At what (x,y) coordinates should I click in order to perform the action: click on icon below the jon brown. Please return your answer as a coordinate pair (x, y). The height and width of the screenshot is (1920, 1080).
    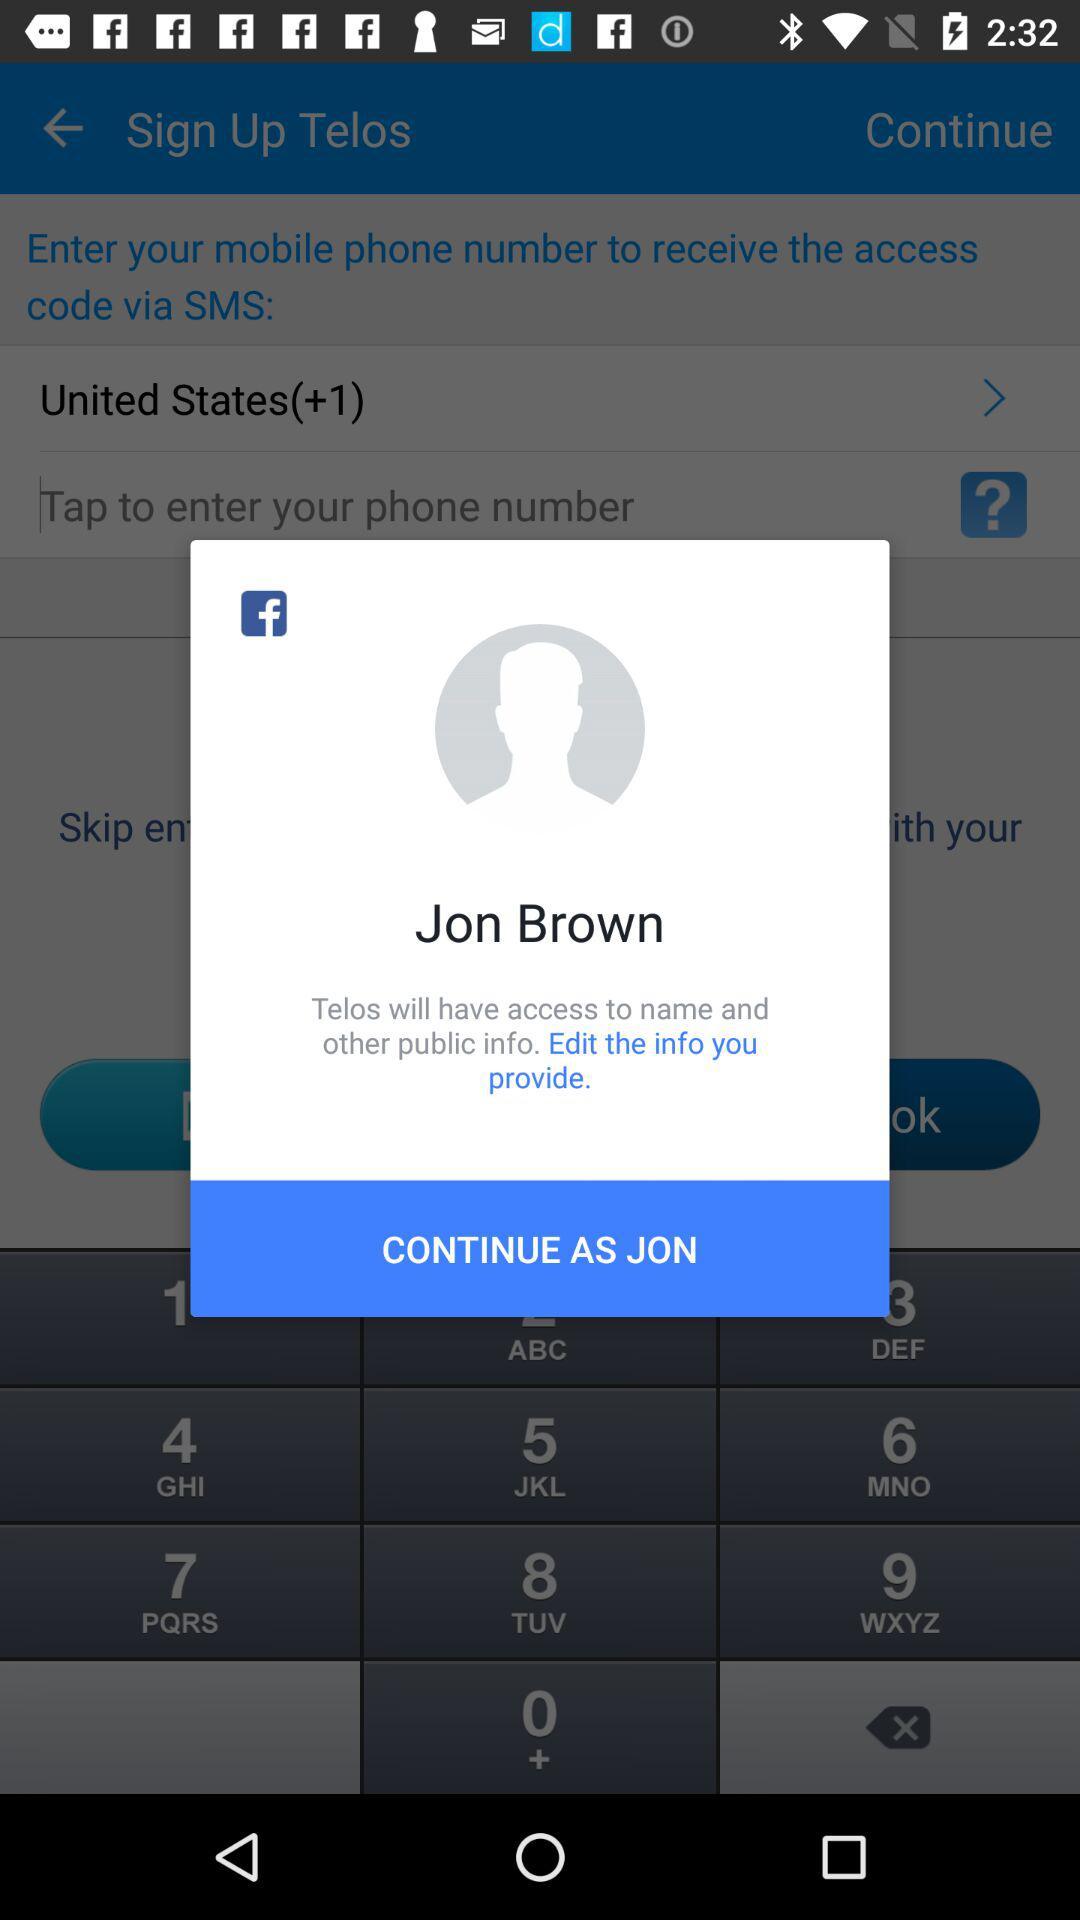
    Looking at the image, I should click on (540, 1041).